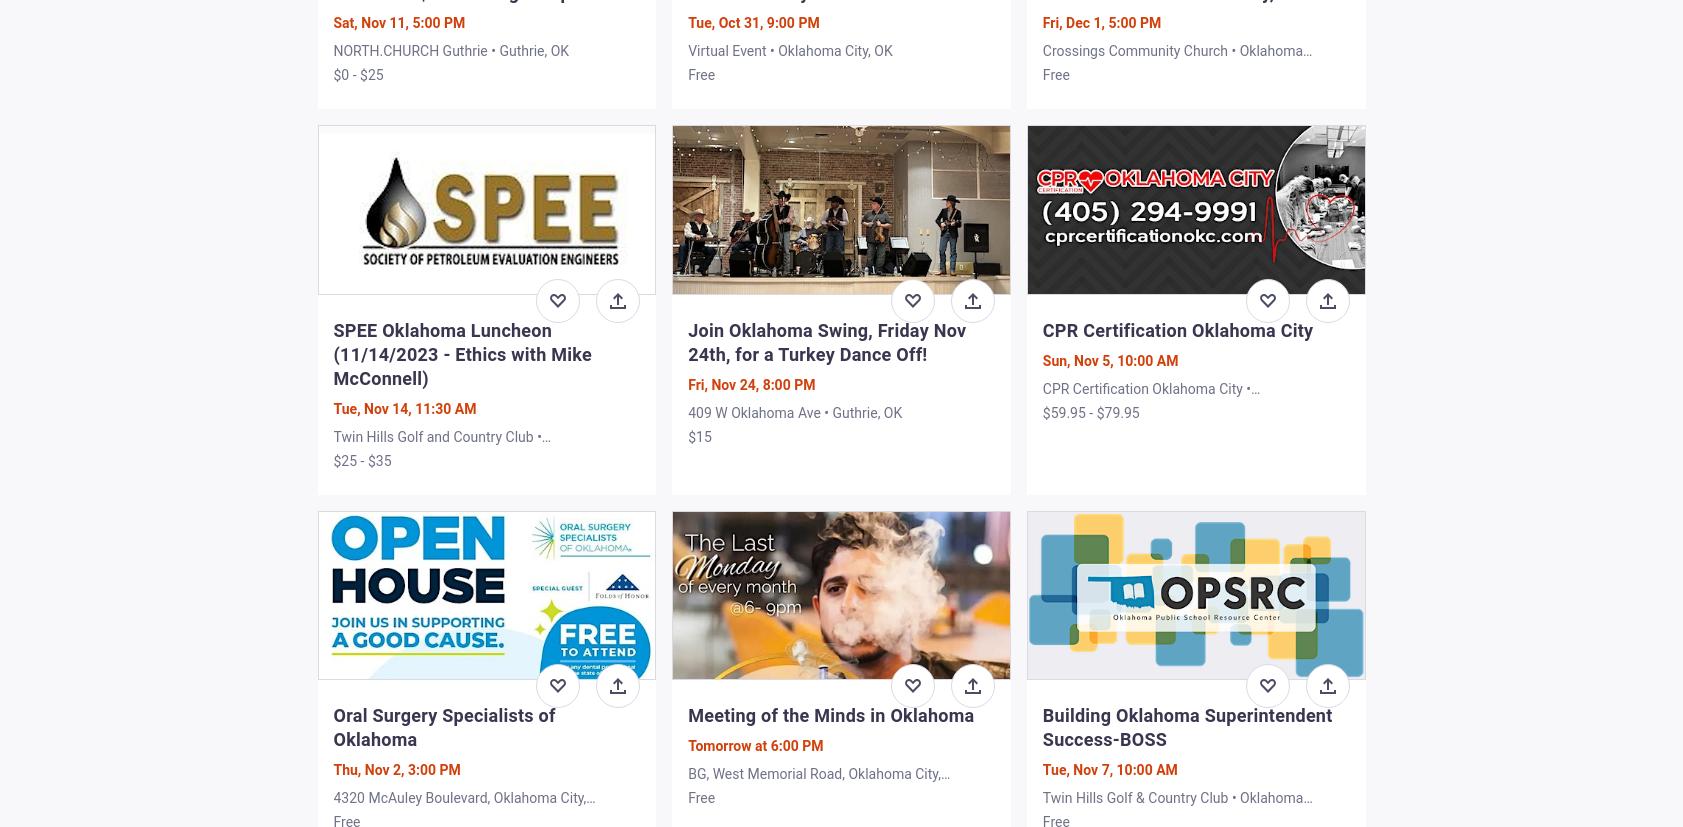 Image resolution: width=1683 pixels, height=827 pixels. What do you see at coordinates (1090, 412) in the screenshot?
I see `'$59.95 - $79.95'` at bounding box center [1090, 412].